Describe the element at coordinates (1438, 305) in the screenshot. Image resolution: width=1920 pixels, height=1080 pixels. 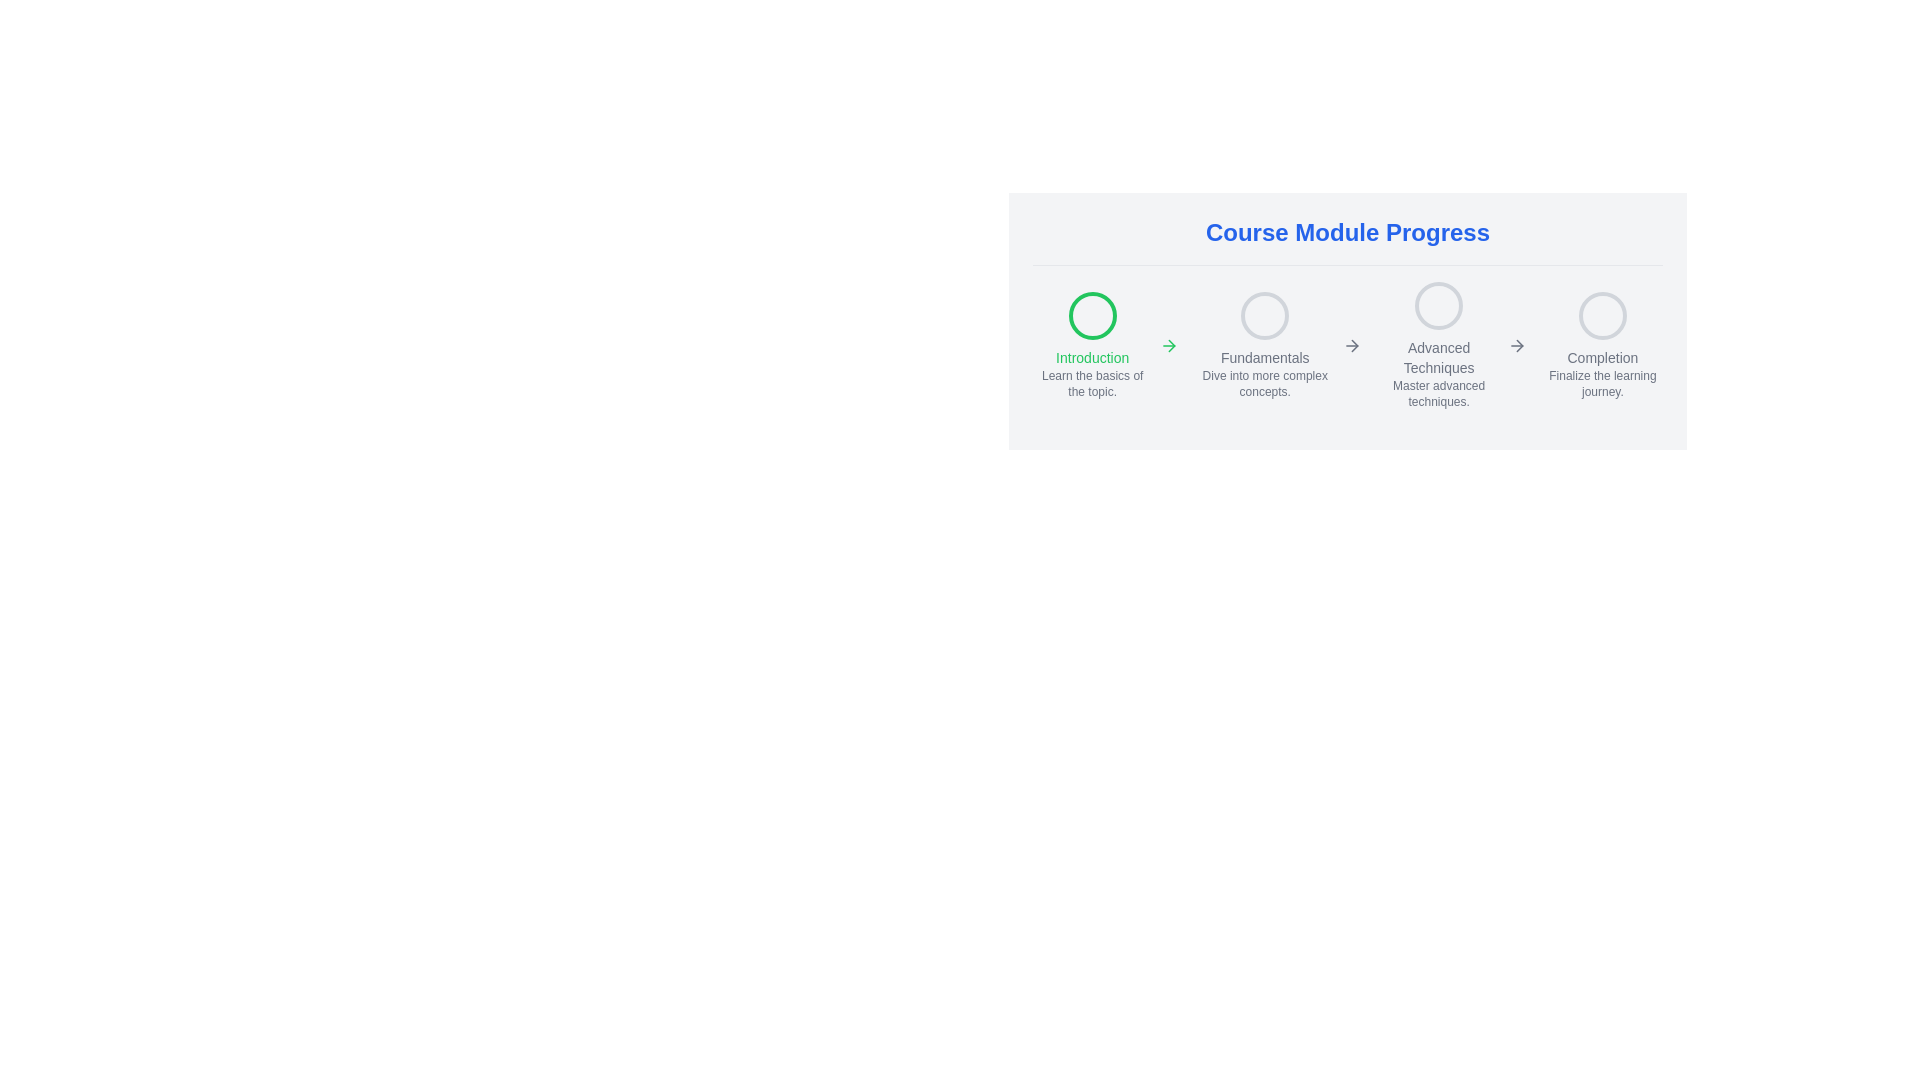
I see `the third circular progress indicator which has a light gray border and an empty white center, located above the label 'Advanced Techniques'` at that location.